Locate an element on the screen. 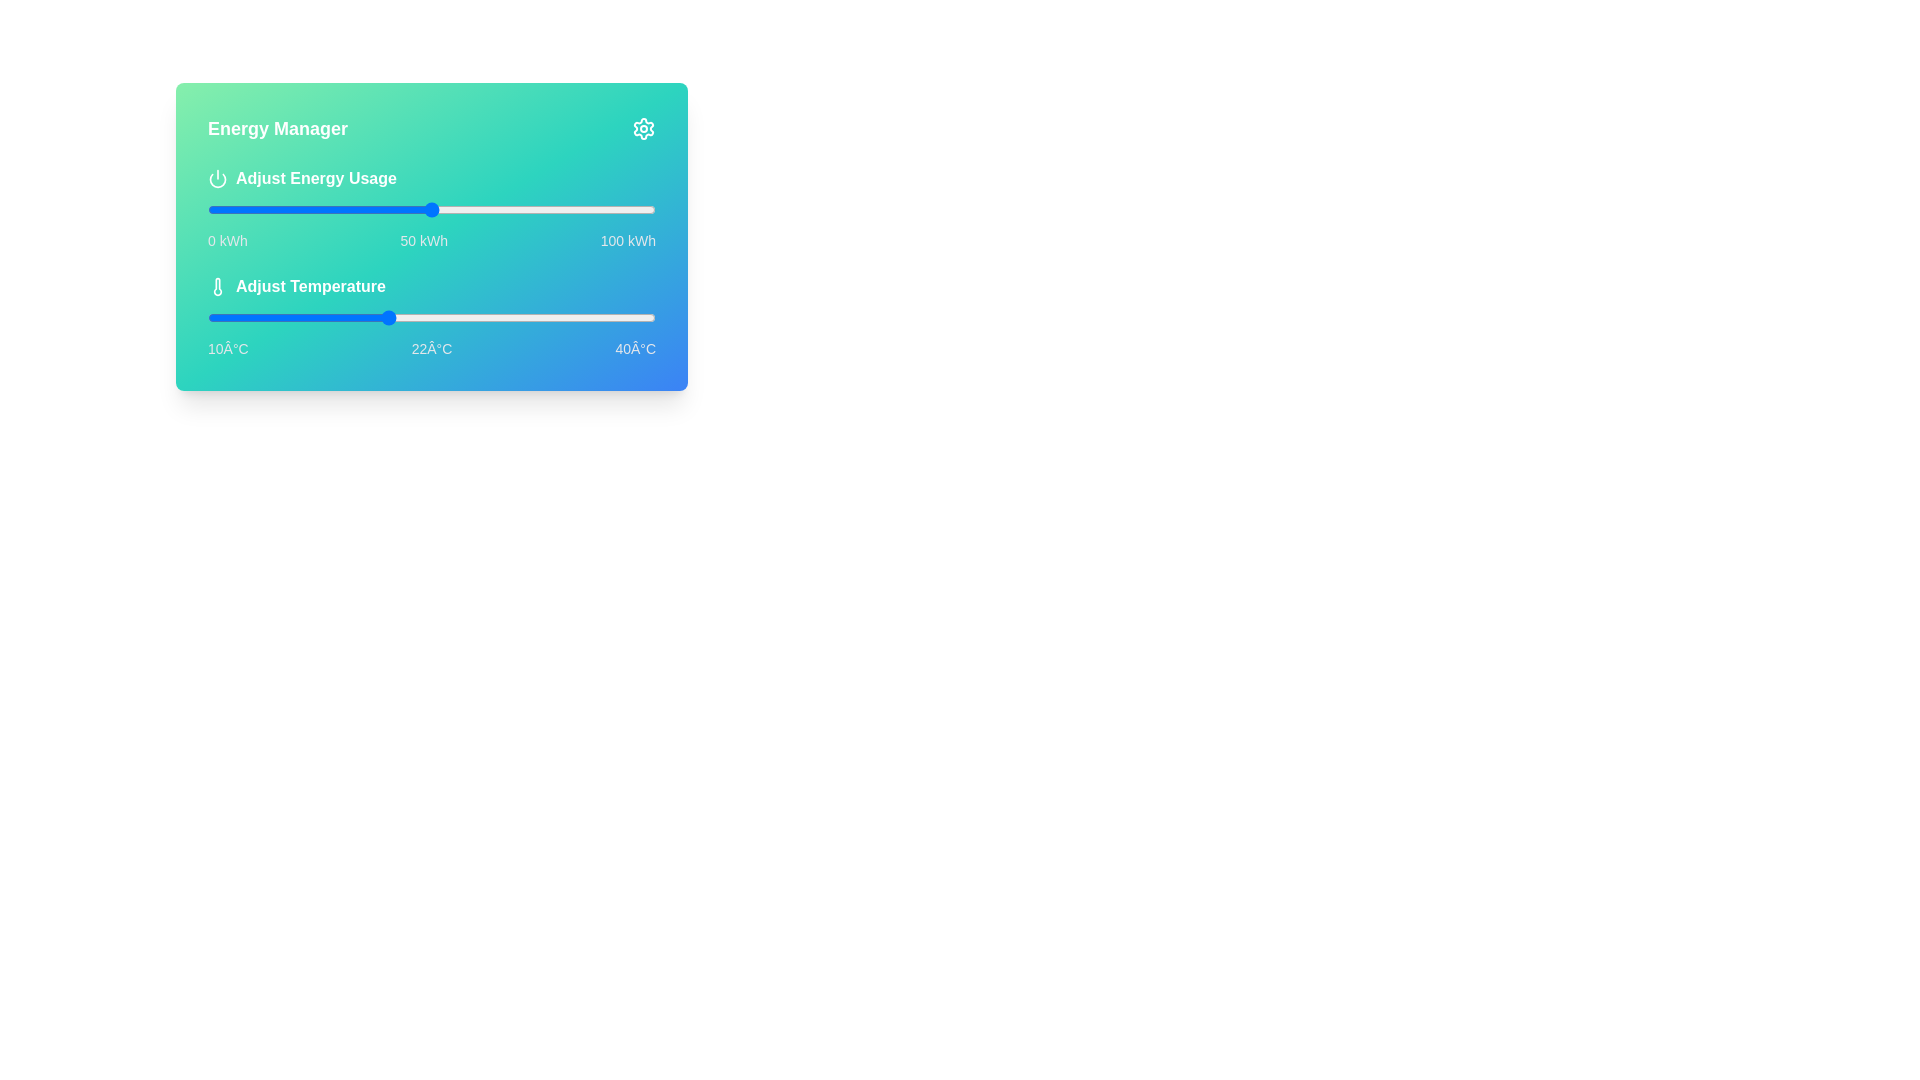 The width and height of the screenshot is (1920, 1080). the temperature to 20°C using the slider is located at coordinates (357, 316).